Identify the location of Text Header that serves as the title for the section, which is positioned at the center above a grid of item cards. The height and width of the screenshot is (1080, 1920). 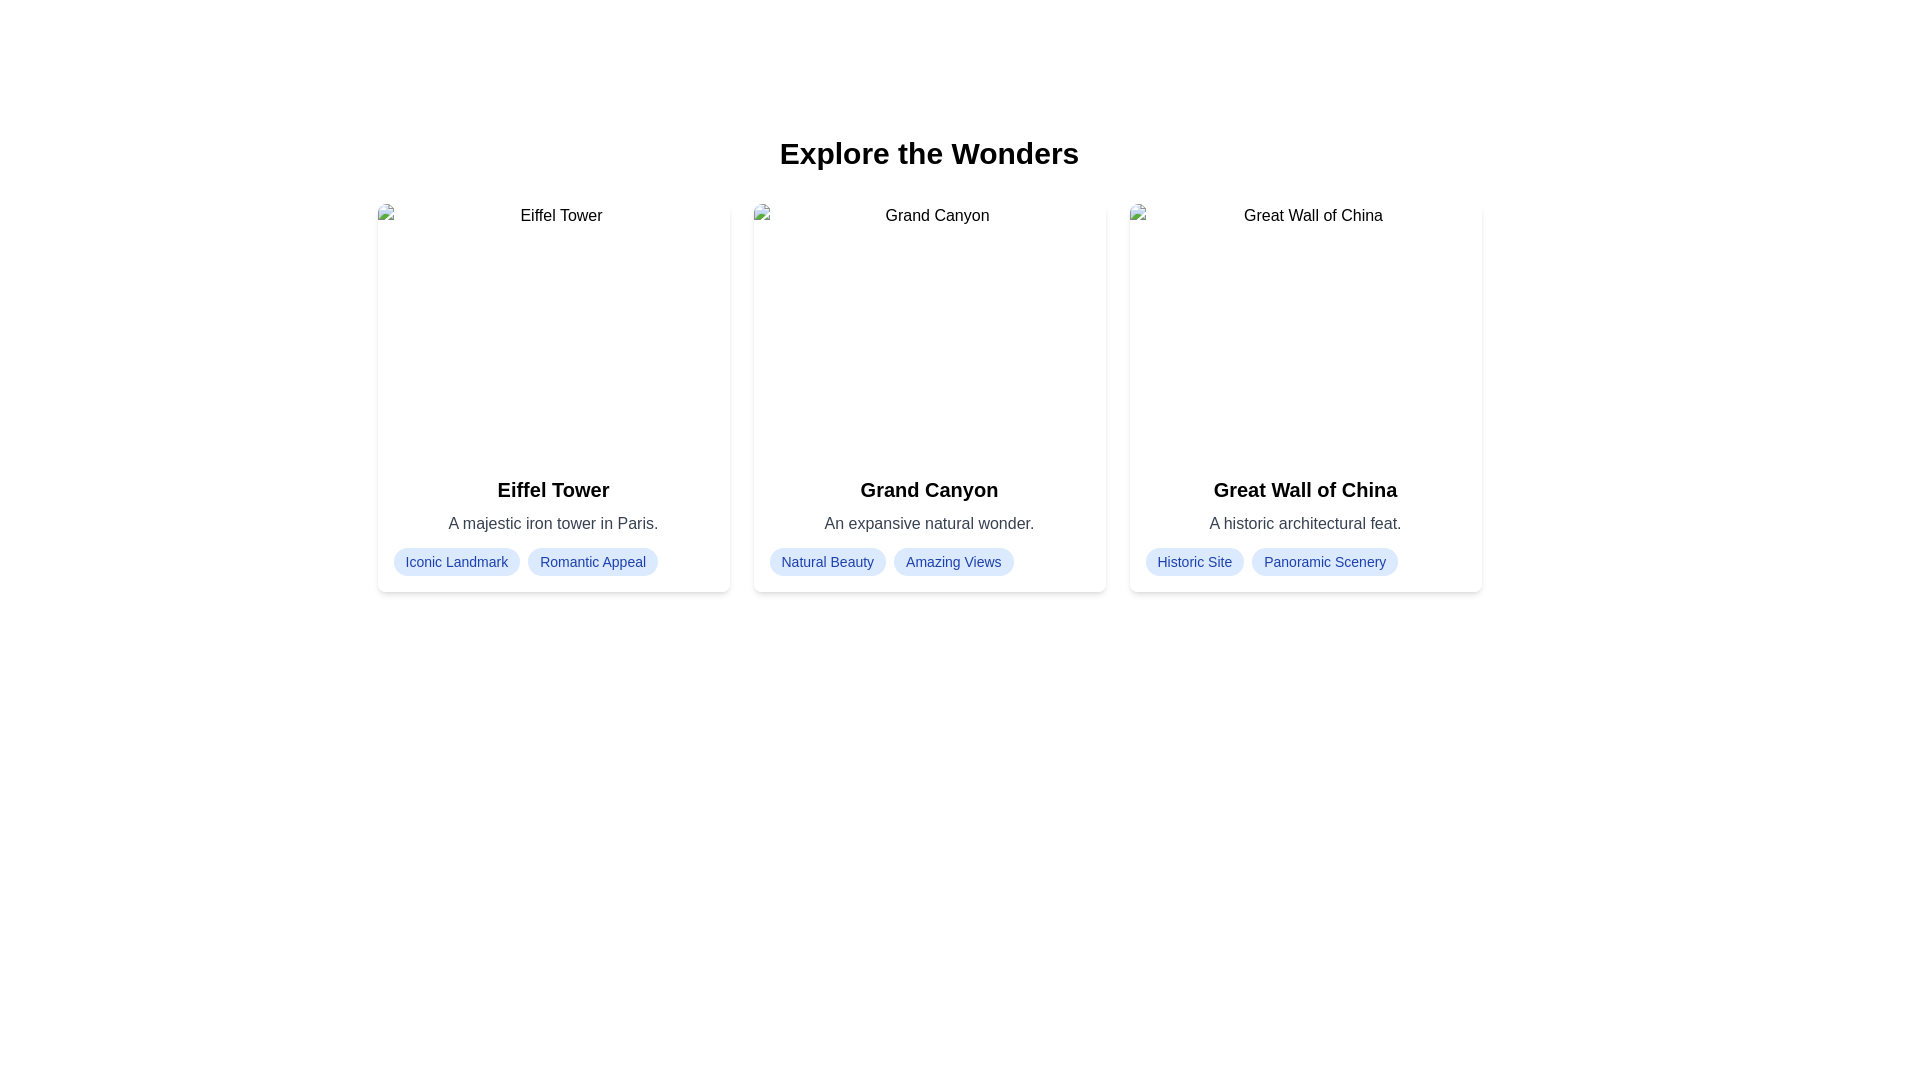
(928, 153).